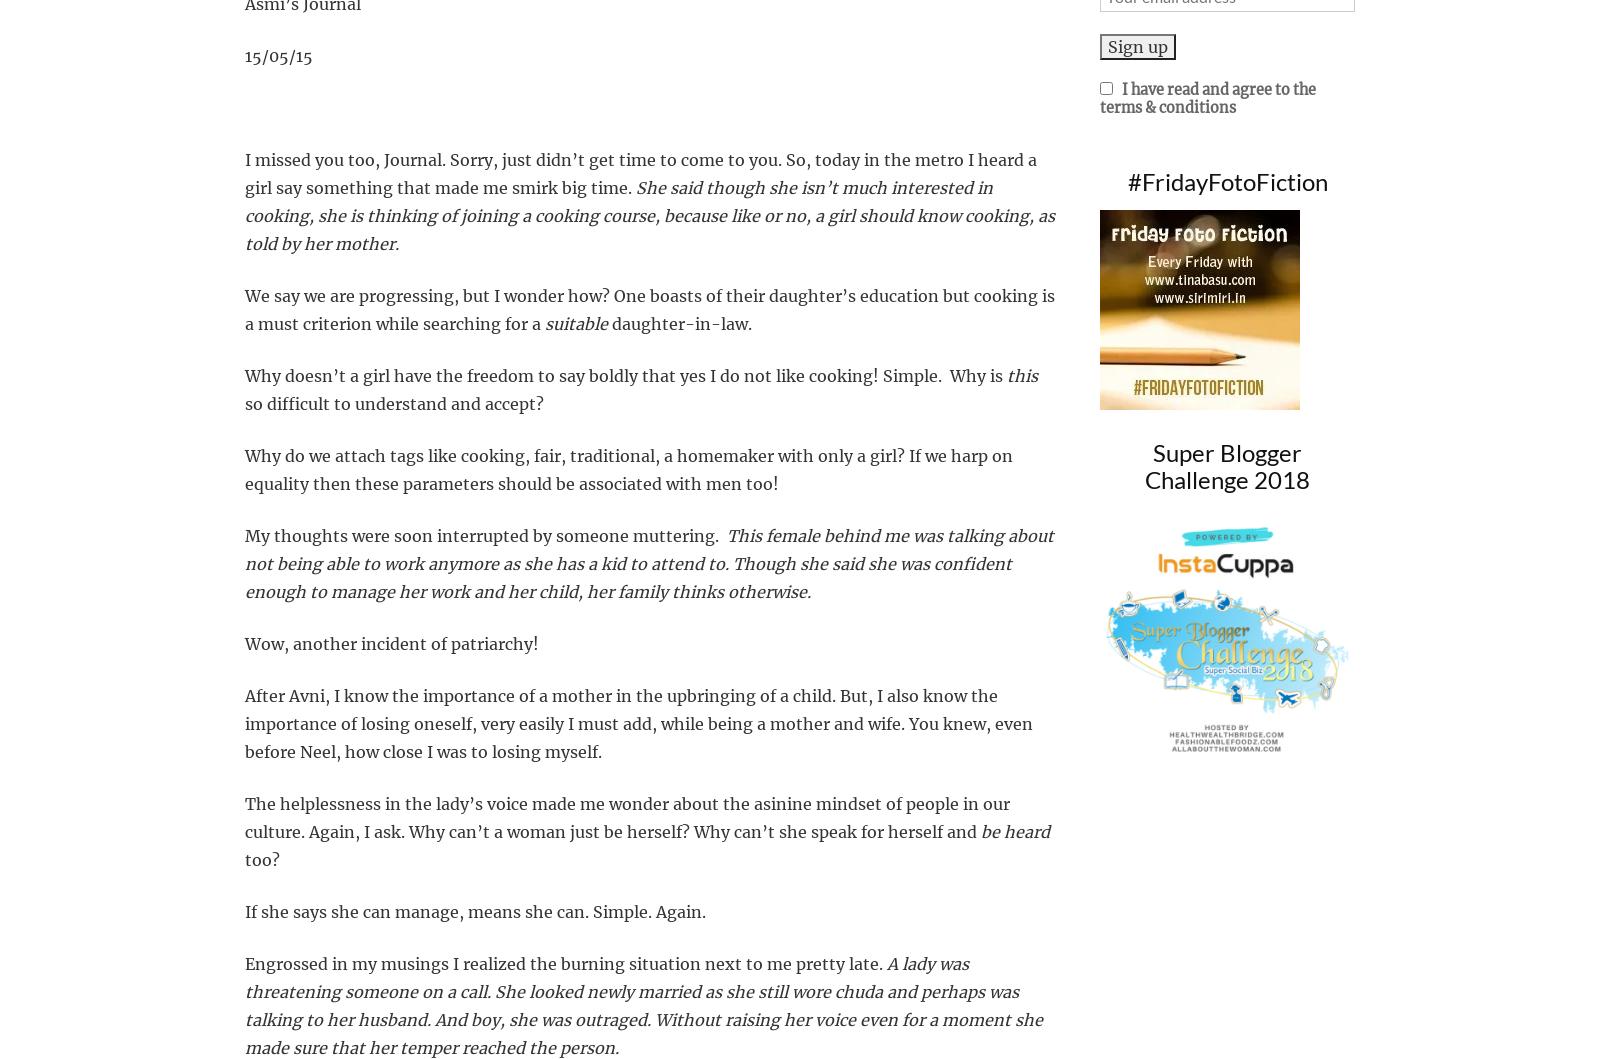  Describe the element at coordinates (640, 172) in the screenshot. I see `'I heard a girl say something that made me smirk big time.'` at that location.